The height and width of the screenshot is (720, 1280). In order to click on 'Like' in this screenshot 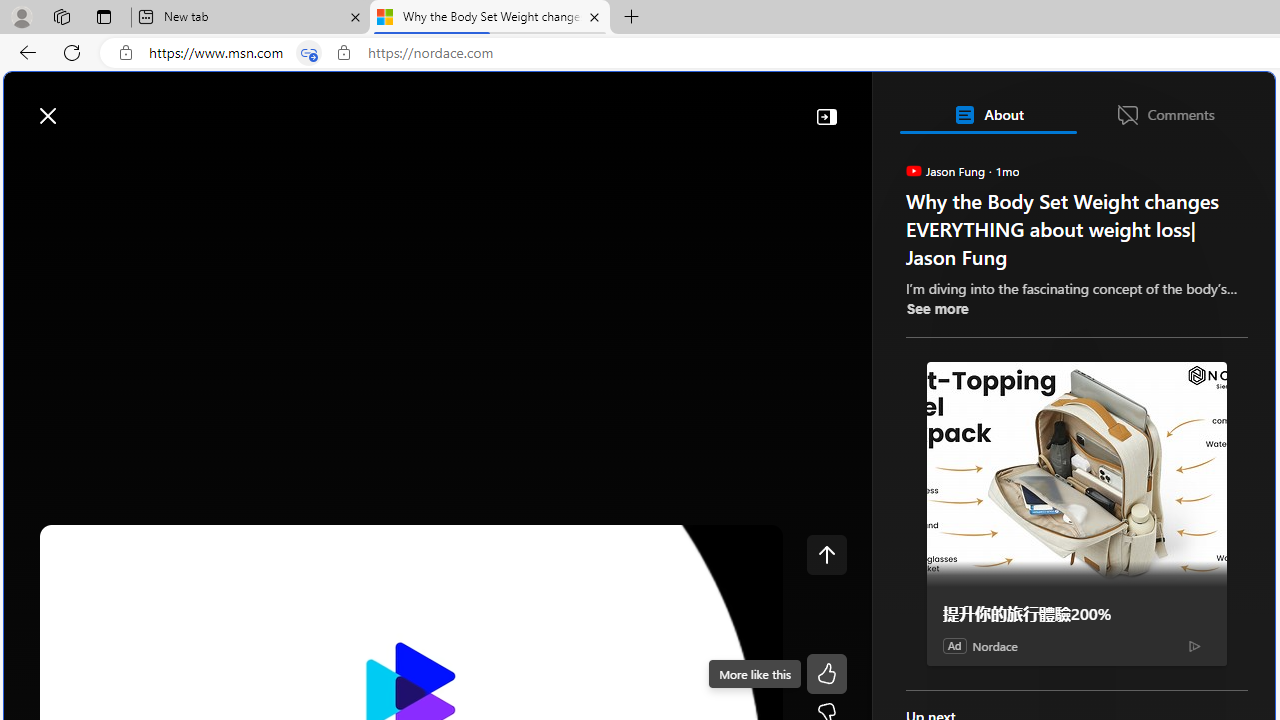, I will do `click(826, 673)`.